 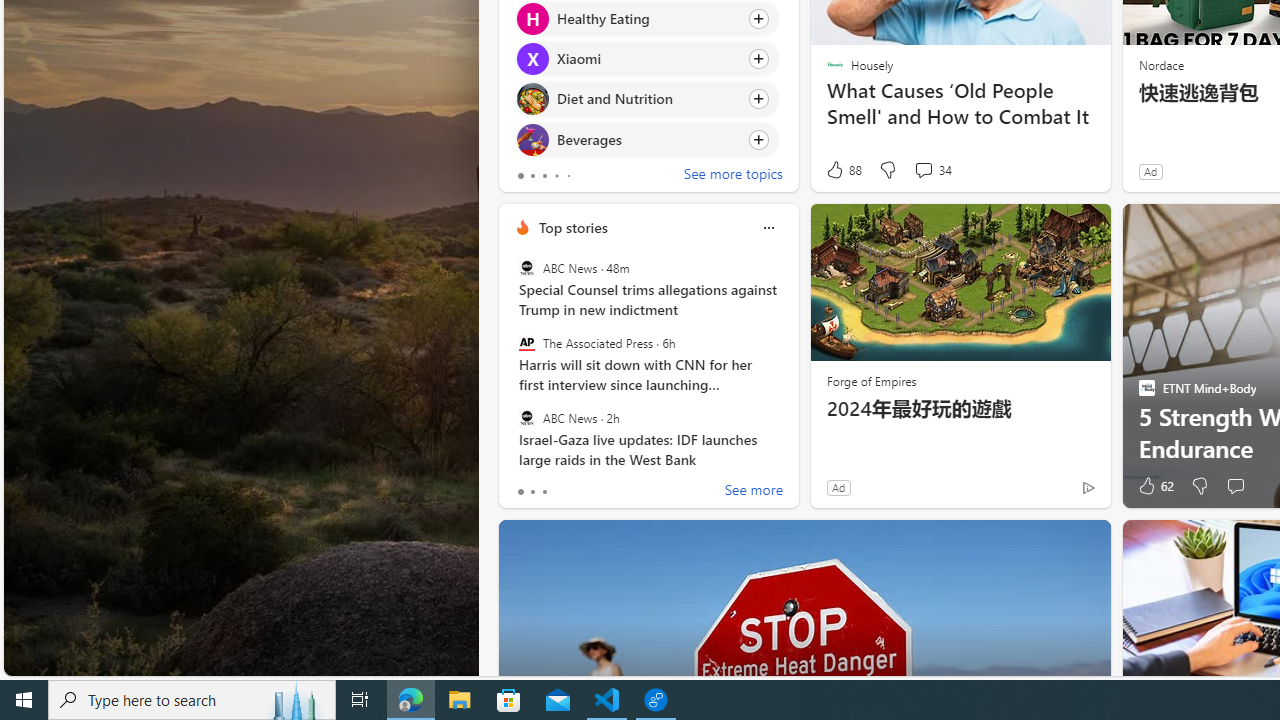 I want to click on 'tab-2', so click(x=544, y=492).